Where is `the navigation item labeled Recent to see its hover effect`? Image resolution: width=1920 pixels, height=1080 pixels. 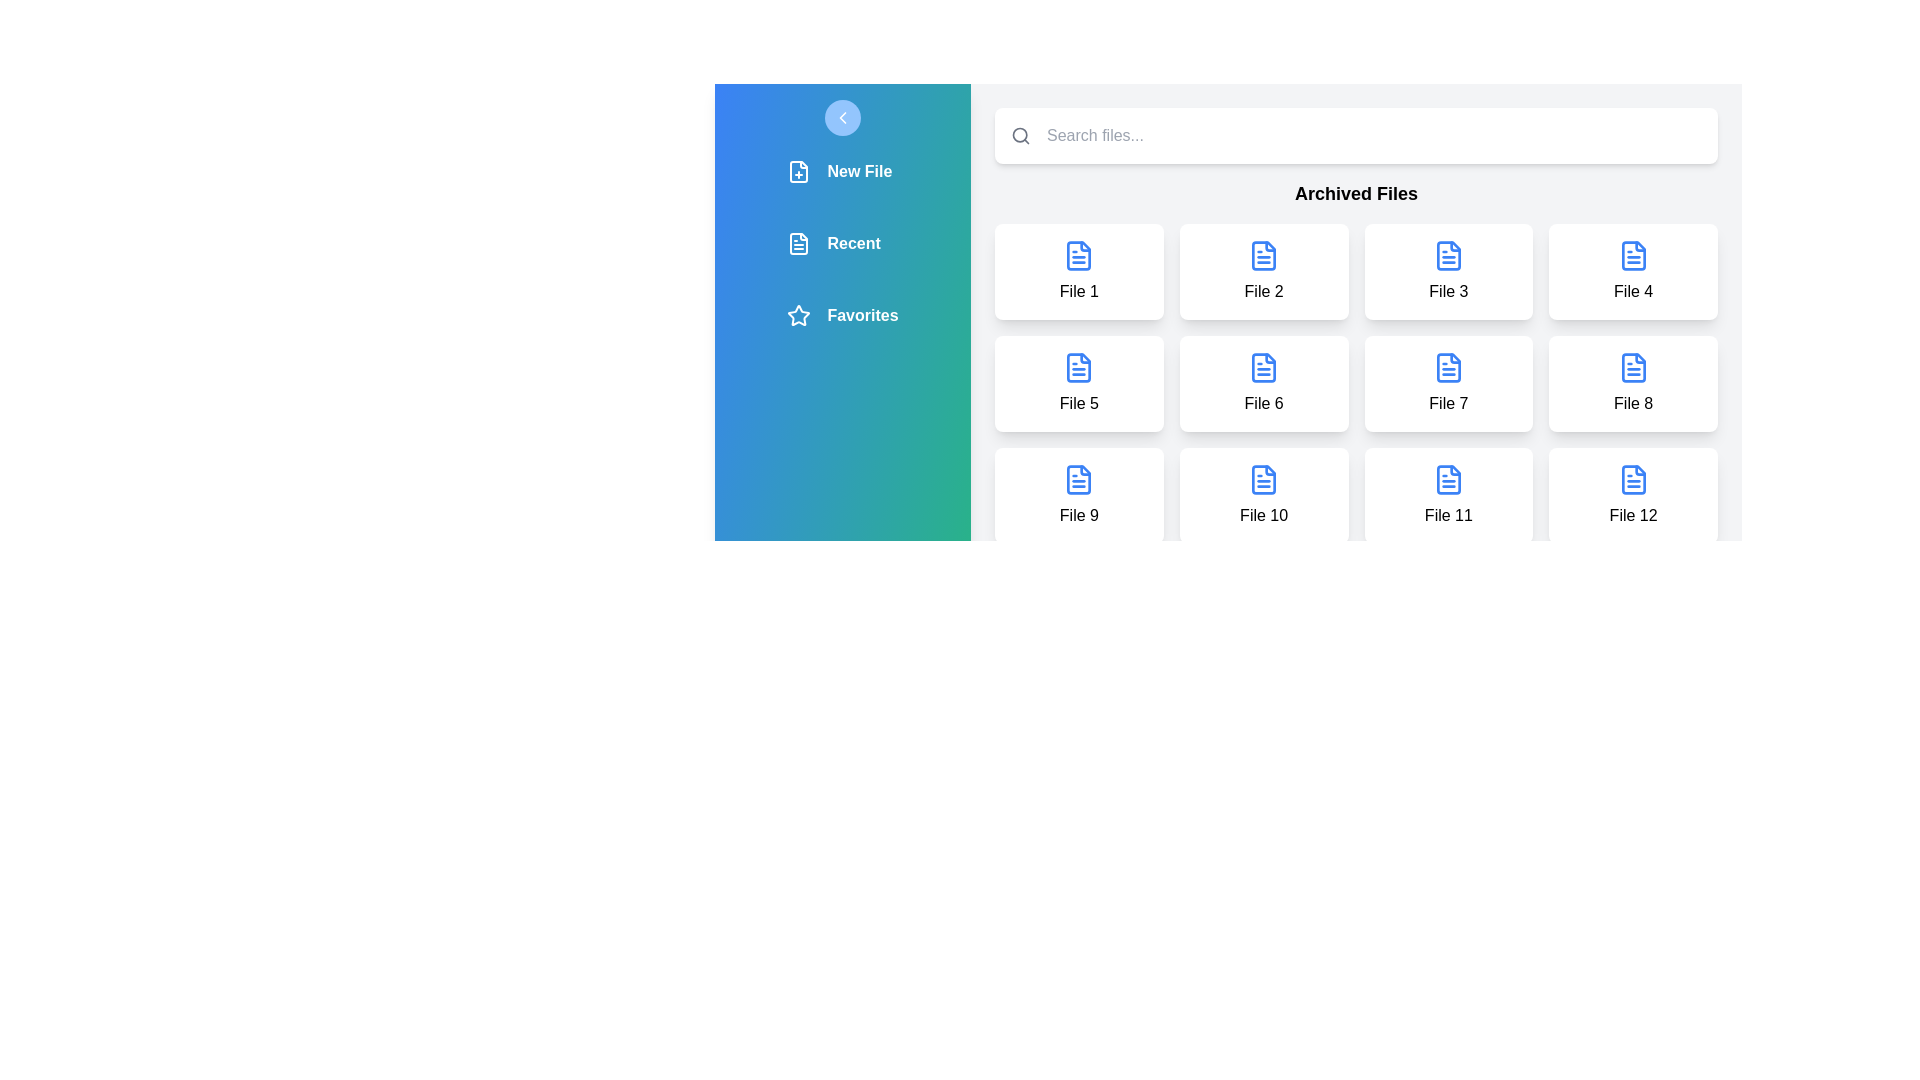
the navigation item labeled Recent to see its hover effect is located at coordinates (843, 242).